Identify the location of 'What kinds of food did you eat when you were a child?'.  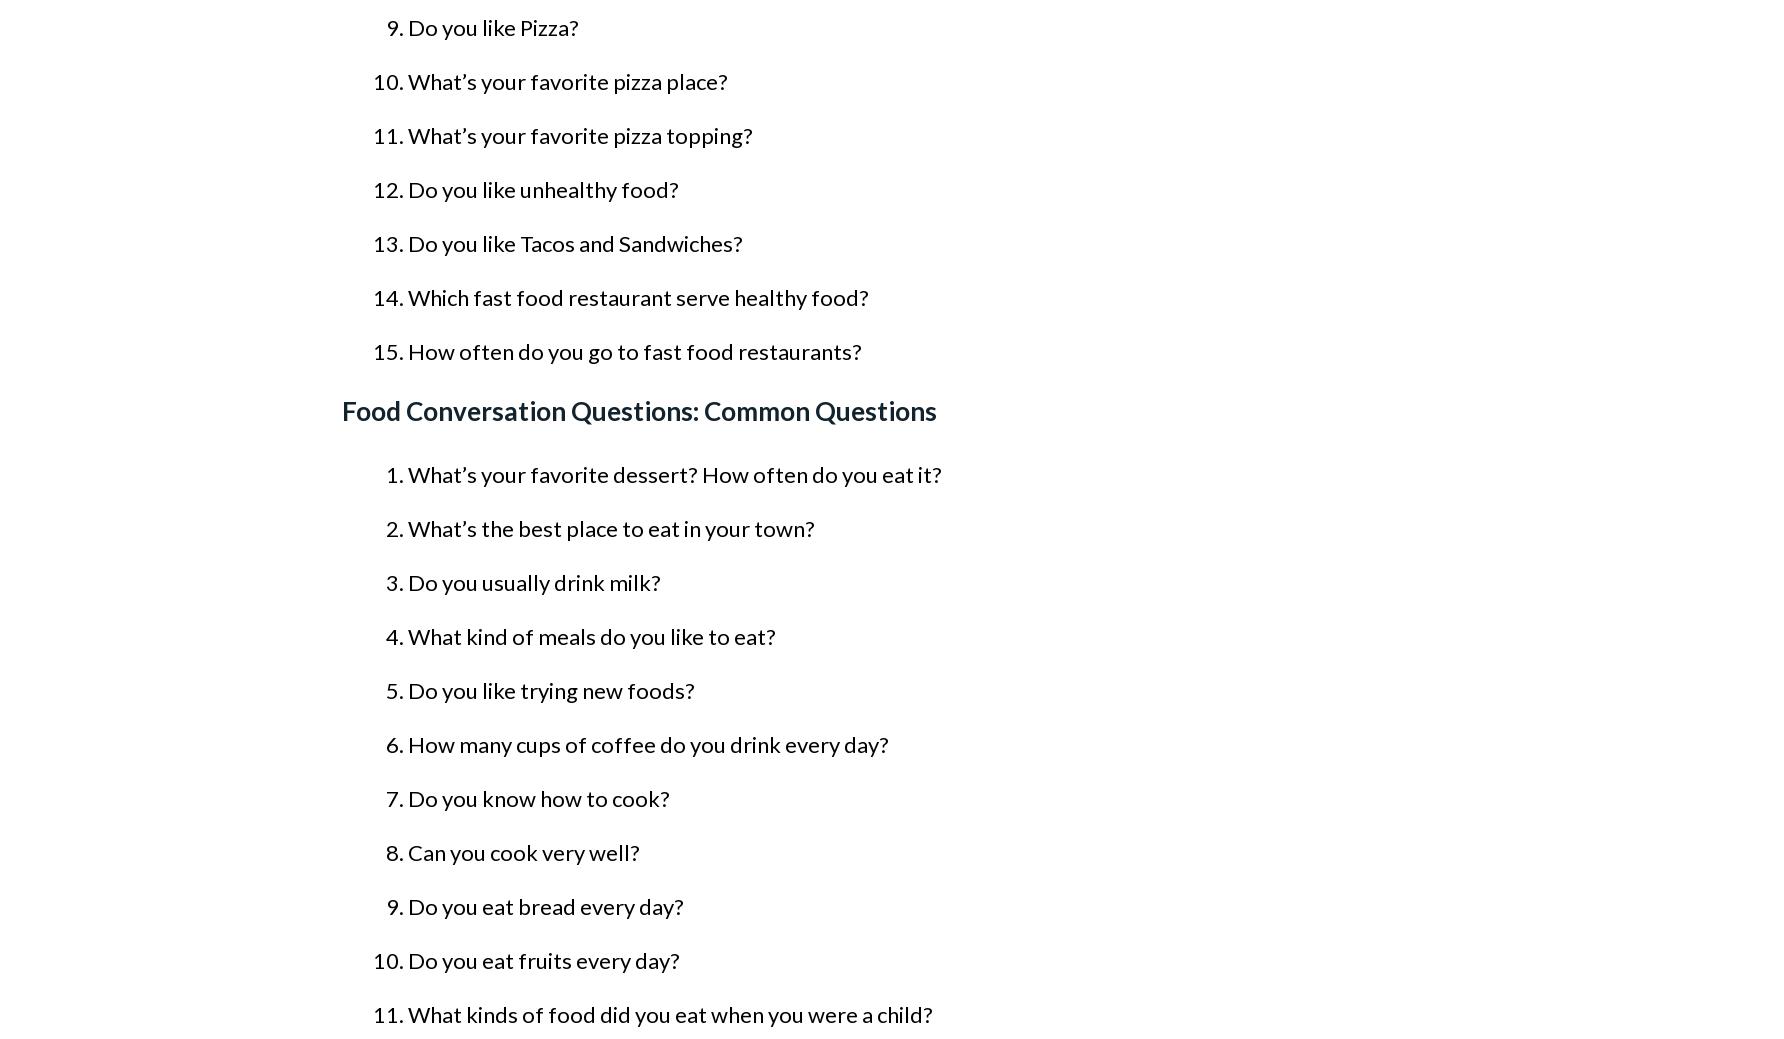
(670, 1014).